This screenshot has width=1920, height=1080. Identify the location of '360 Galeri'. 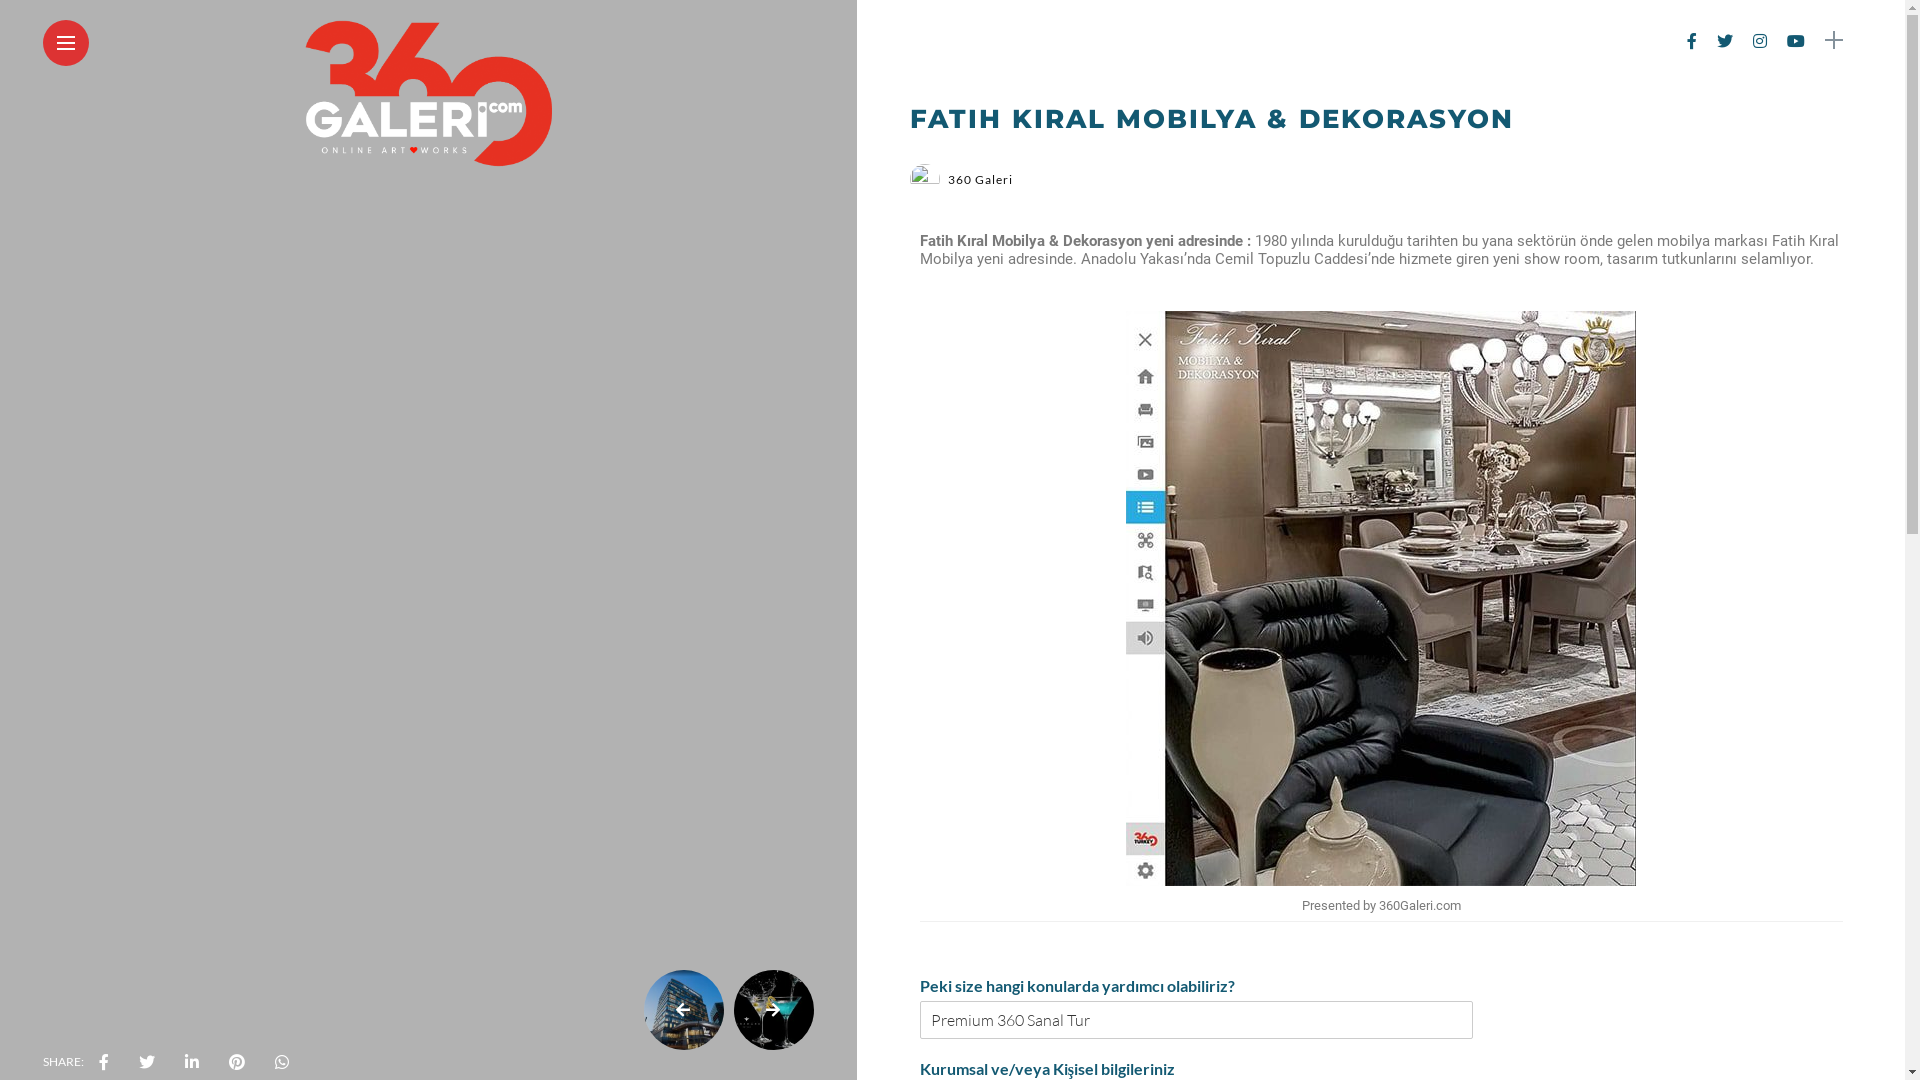
(947, 178).